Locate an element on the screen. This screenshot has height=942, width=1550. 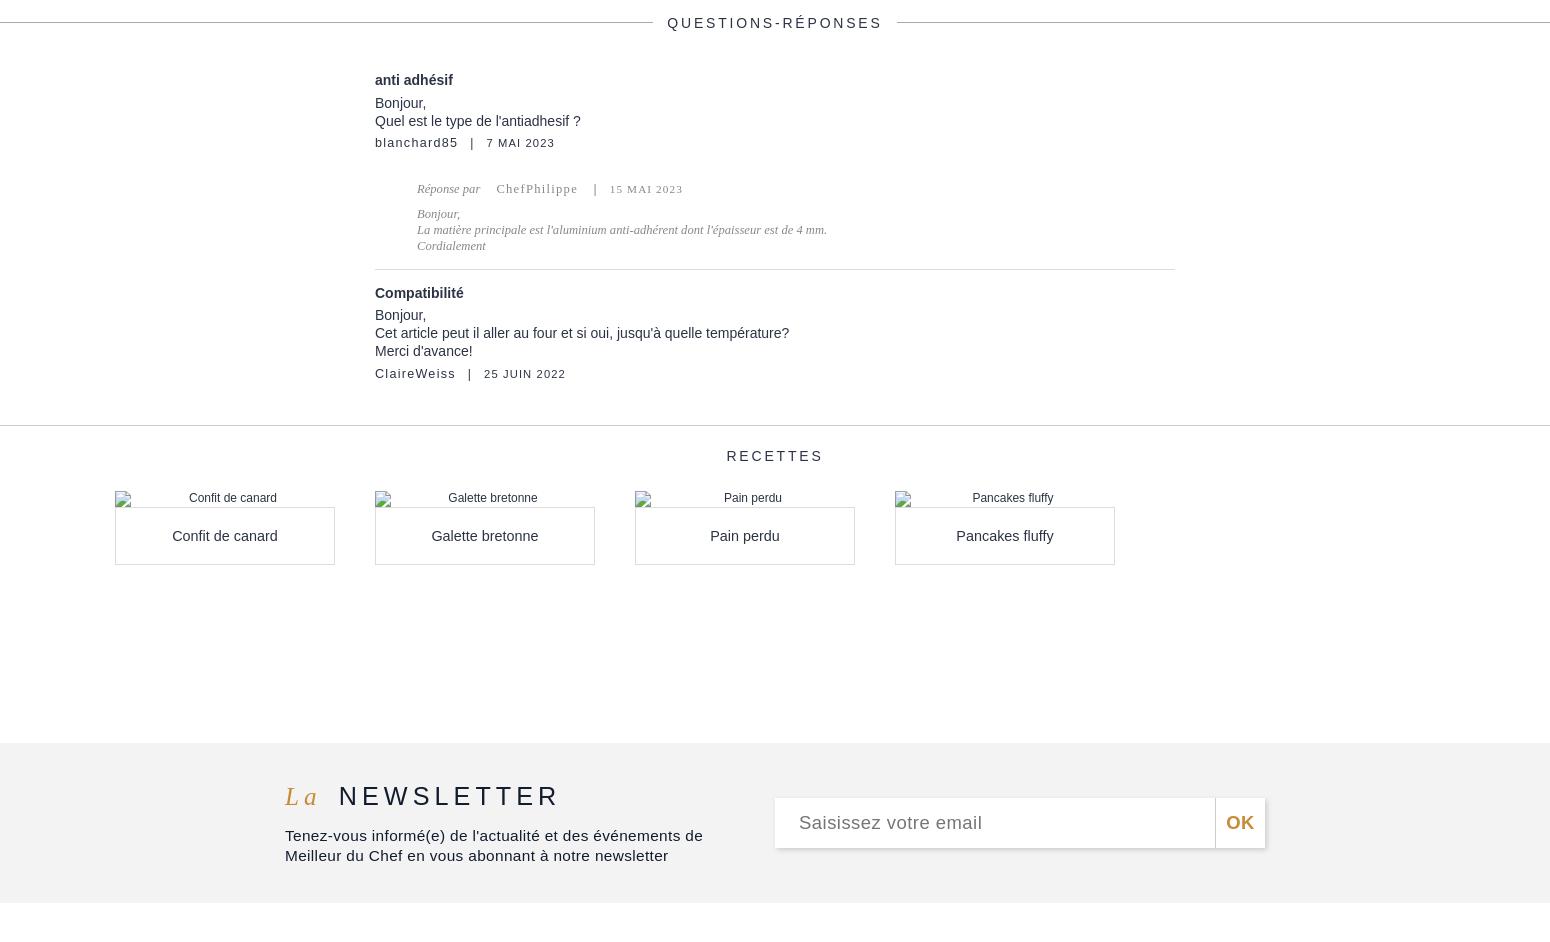
'Merci d'avance!' is located at coordinates (423, 349).